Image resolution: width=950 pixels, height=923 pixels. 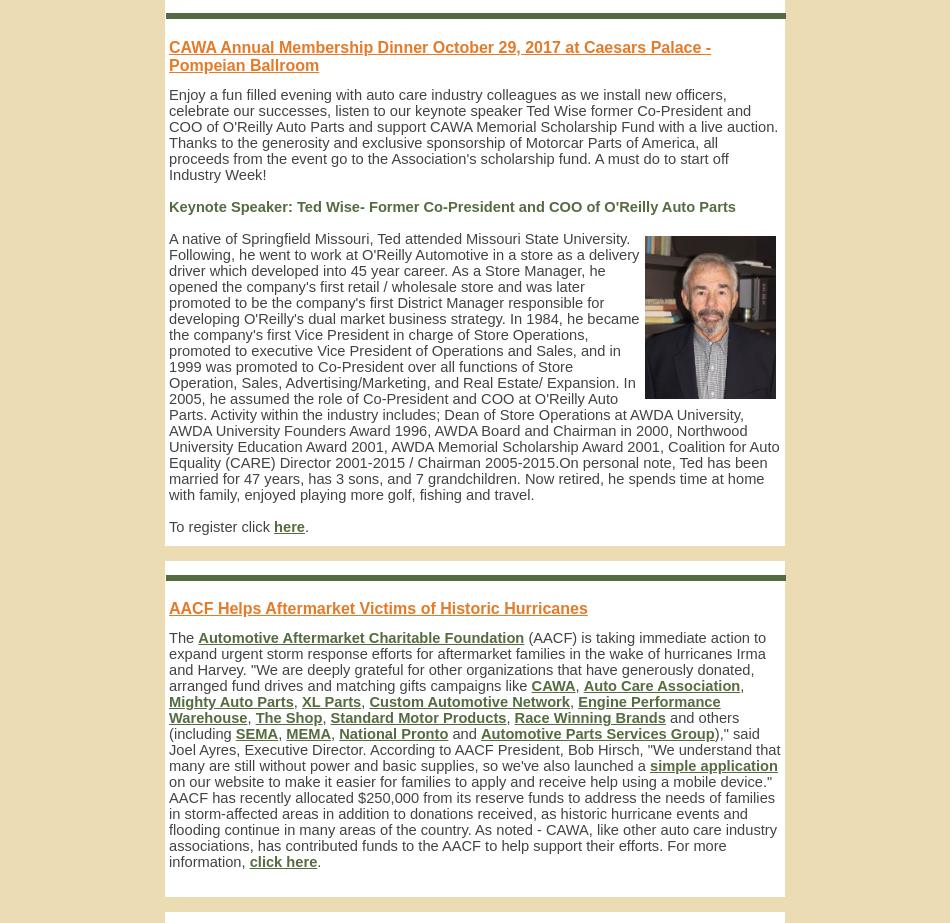 What do you see at coordinates (417, 717) in the screenshot?
I see `'Standard Motor Products'` at bounding box center [417, 717].